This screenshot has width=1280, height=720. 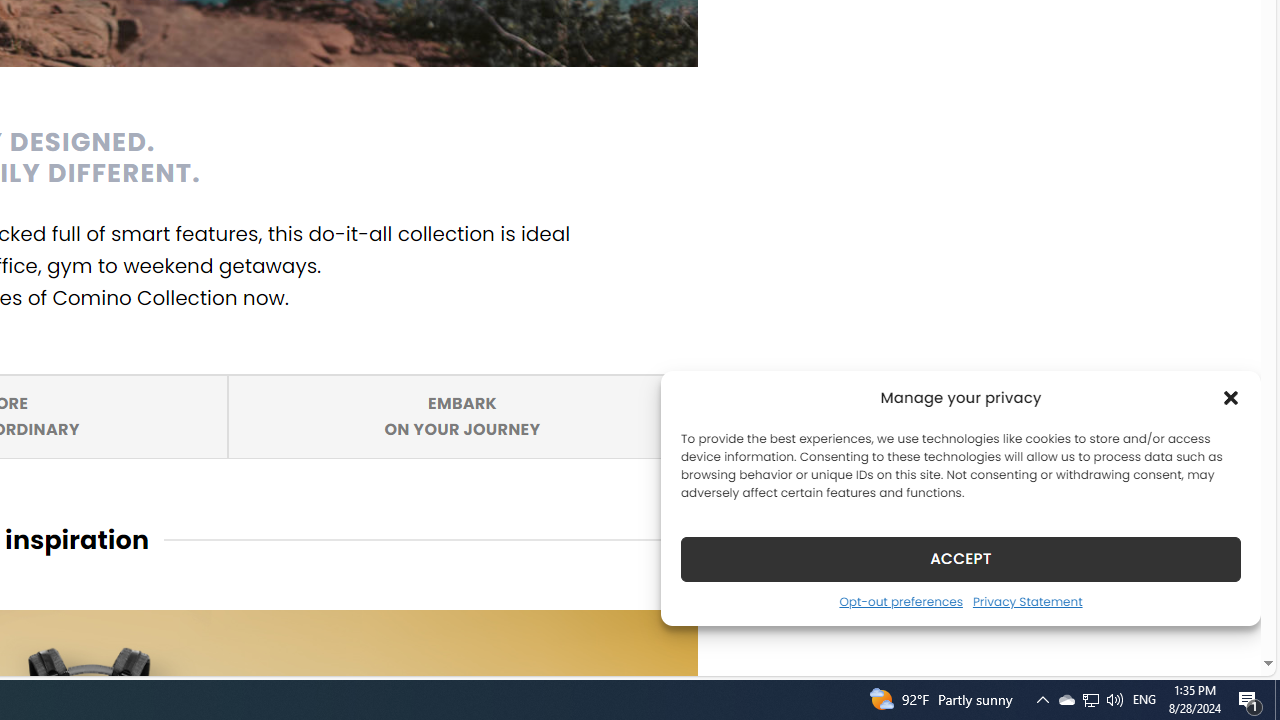 I want to click on 'ACCEPT', so click(x=961, y=558).